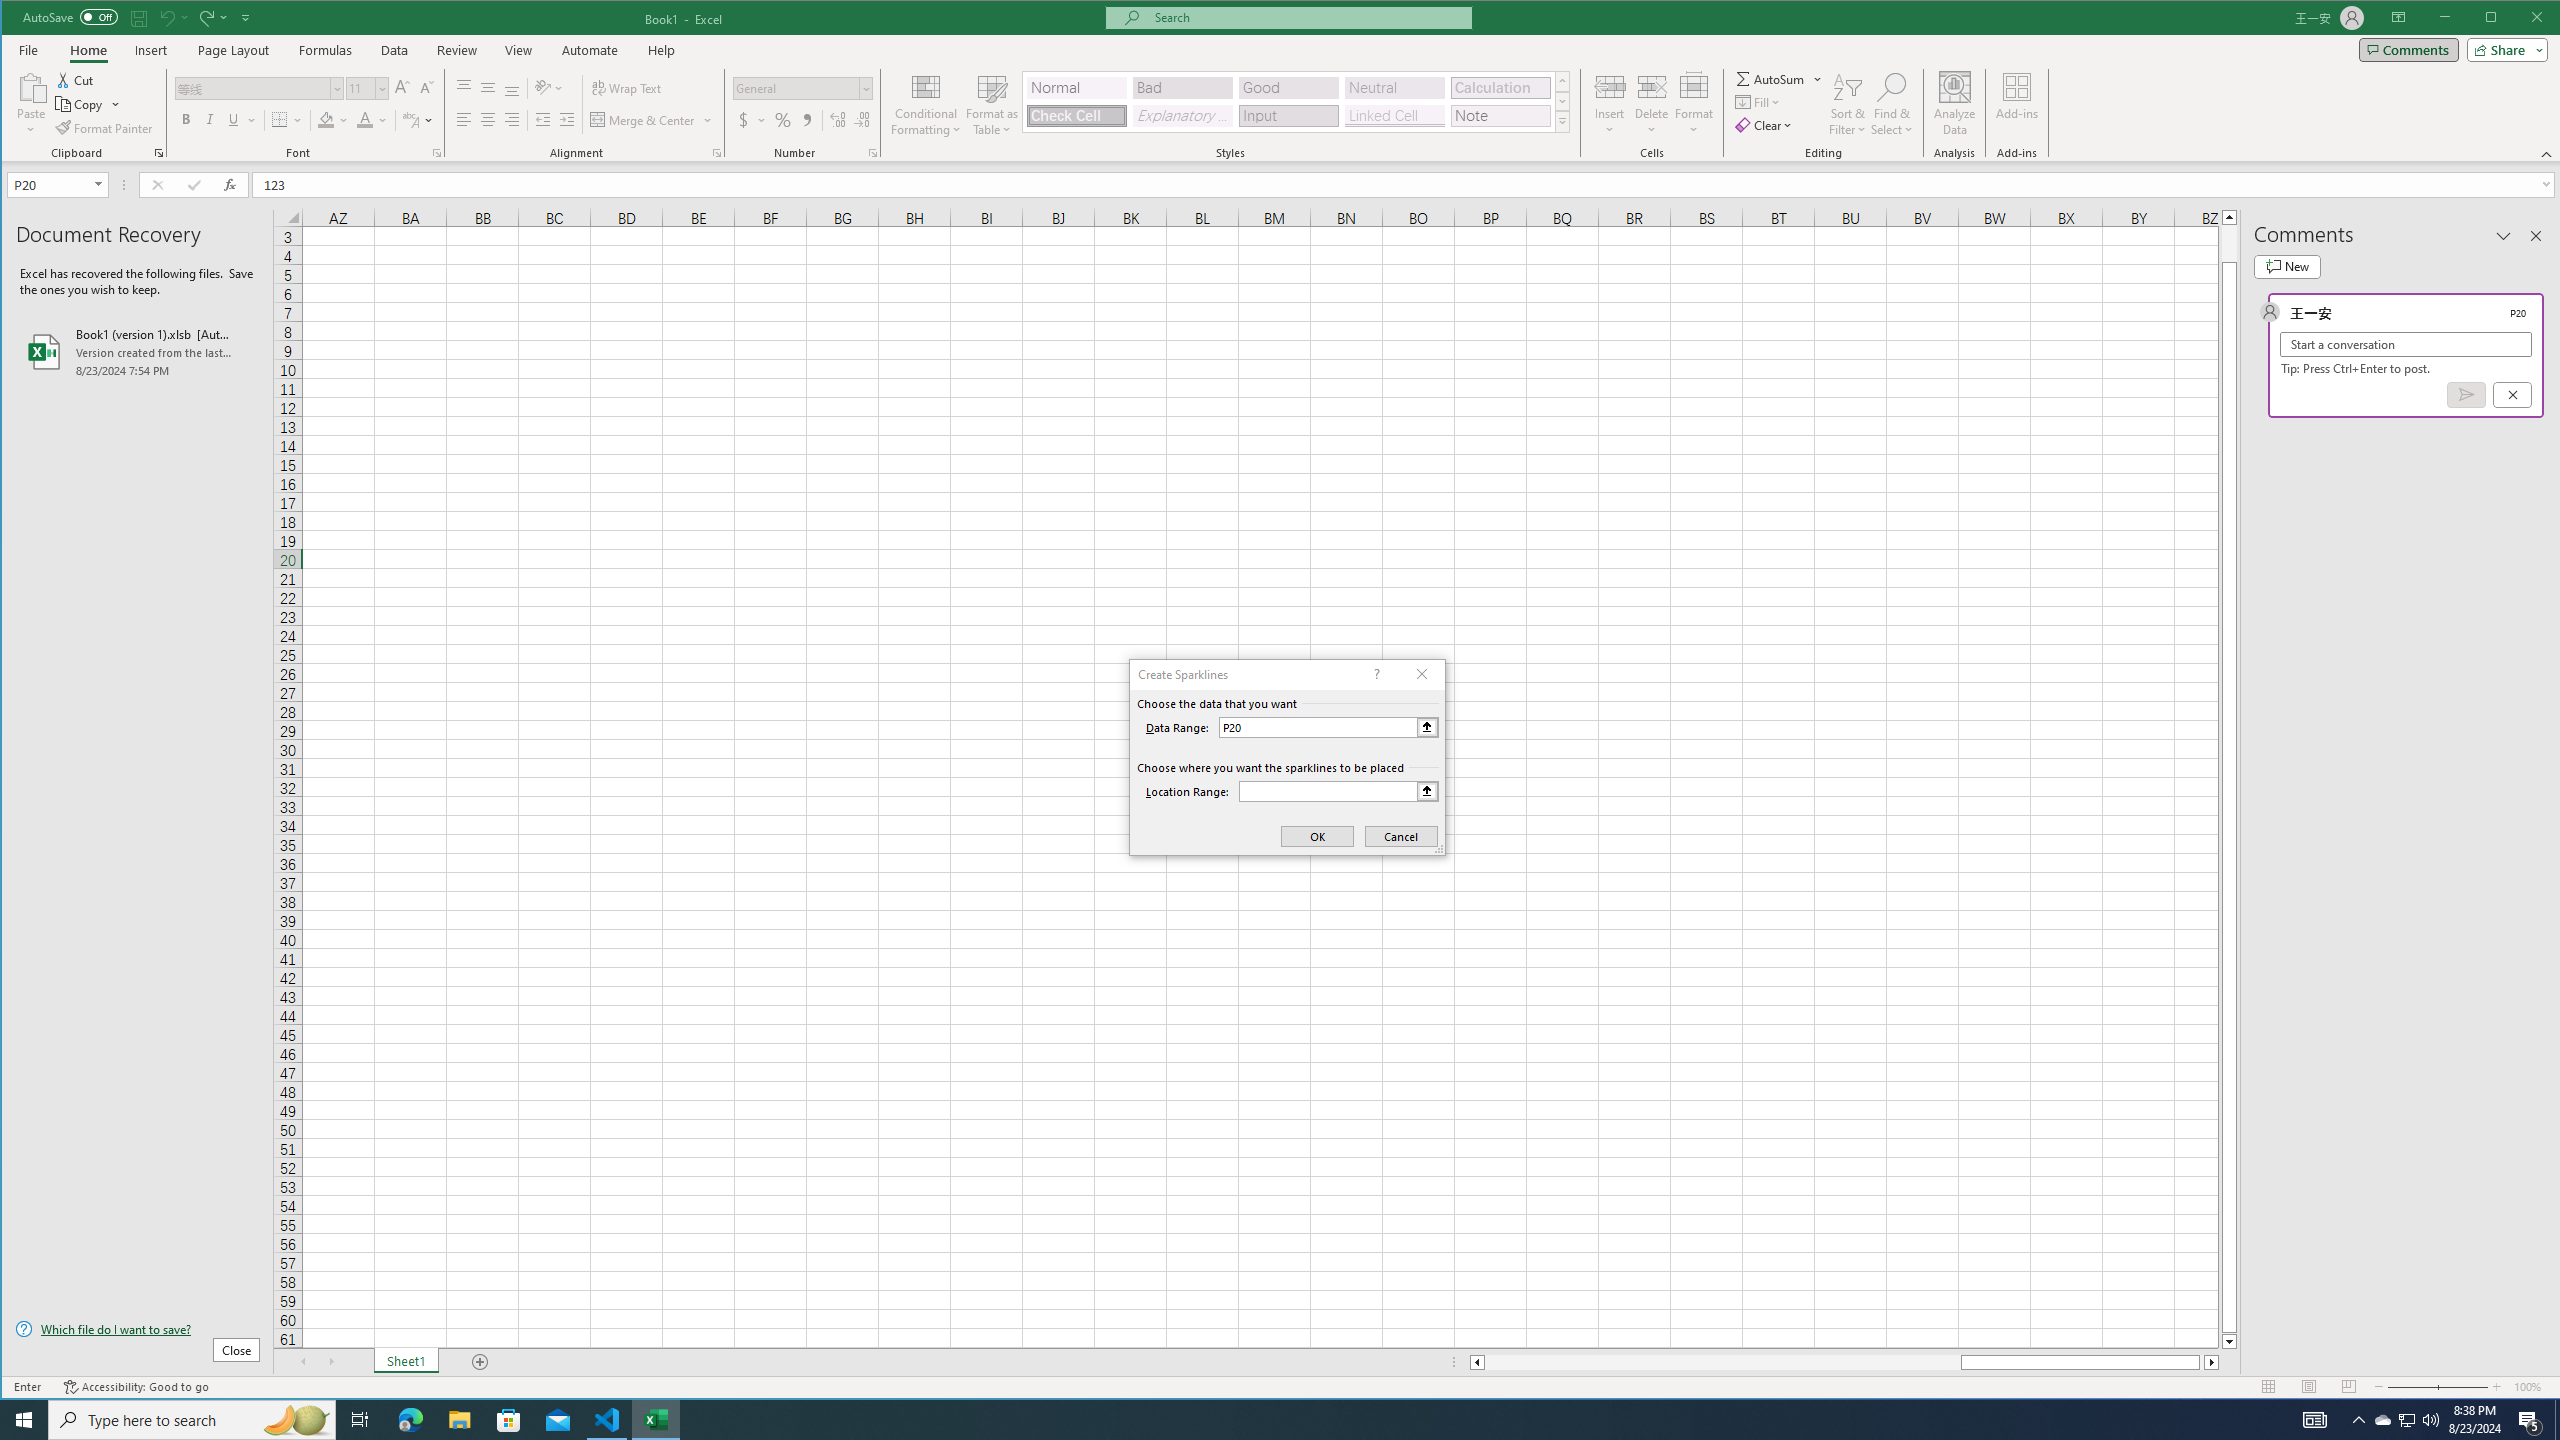  What do you see at coordinates (511, 119) in the screenshot?
I see `'Align Right'` at bounding box center [511, 119].